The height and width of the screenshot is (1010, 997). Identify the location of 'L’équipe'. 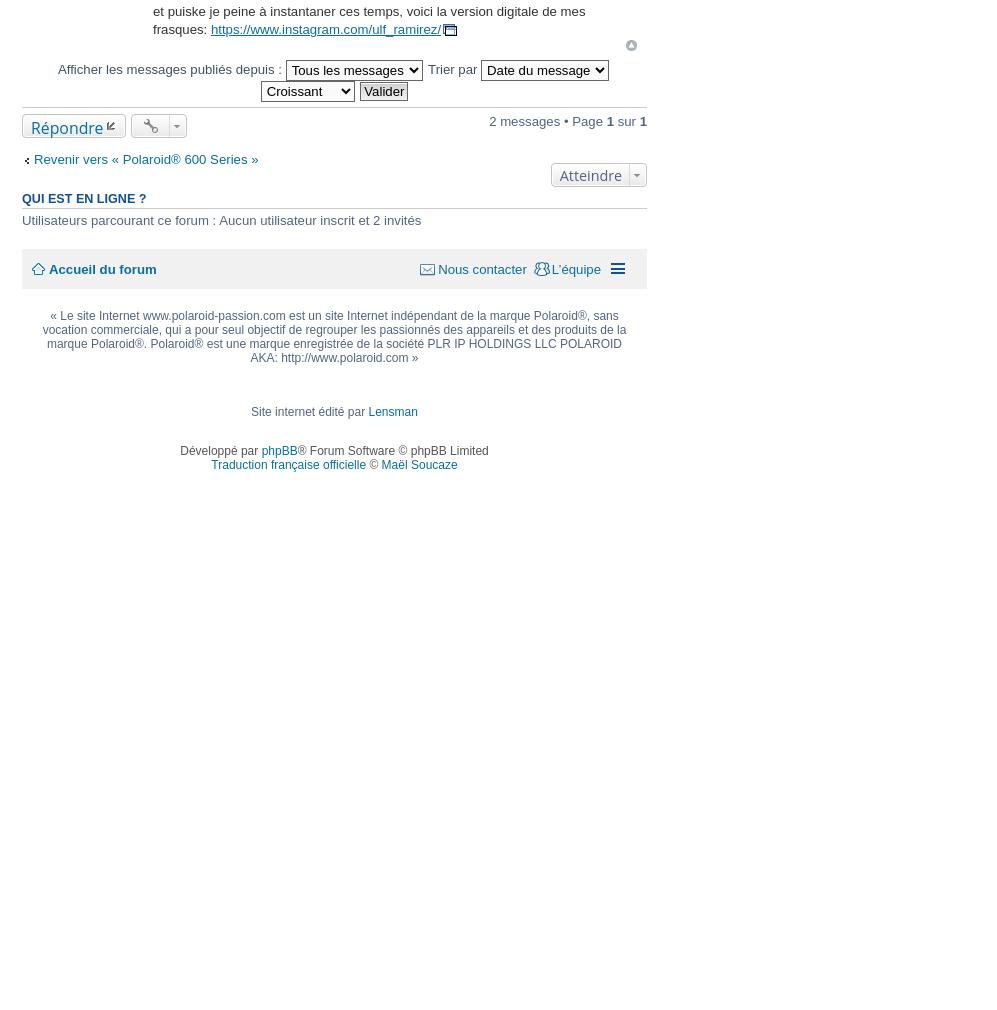
(575, 268).